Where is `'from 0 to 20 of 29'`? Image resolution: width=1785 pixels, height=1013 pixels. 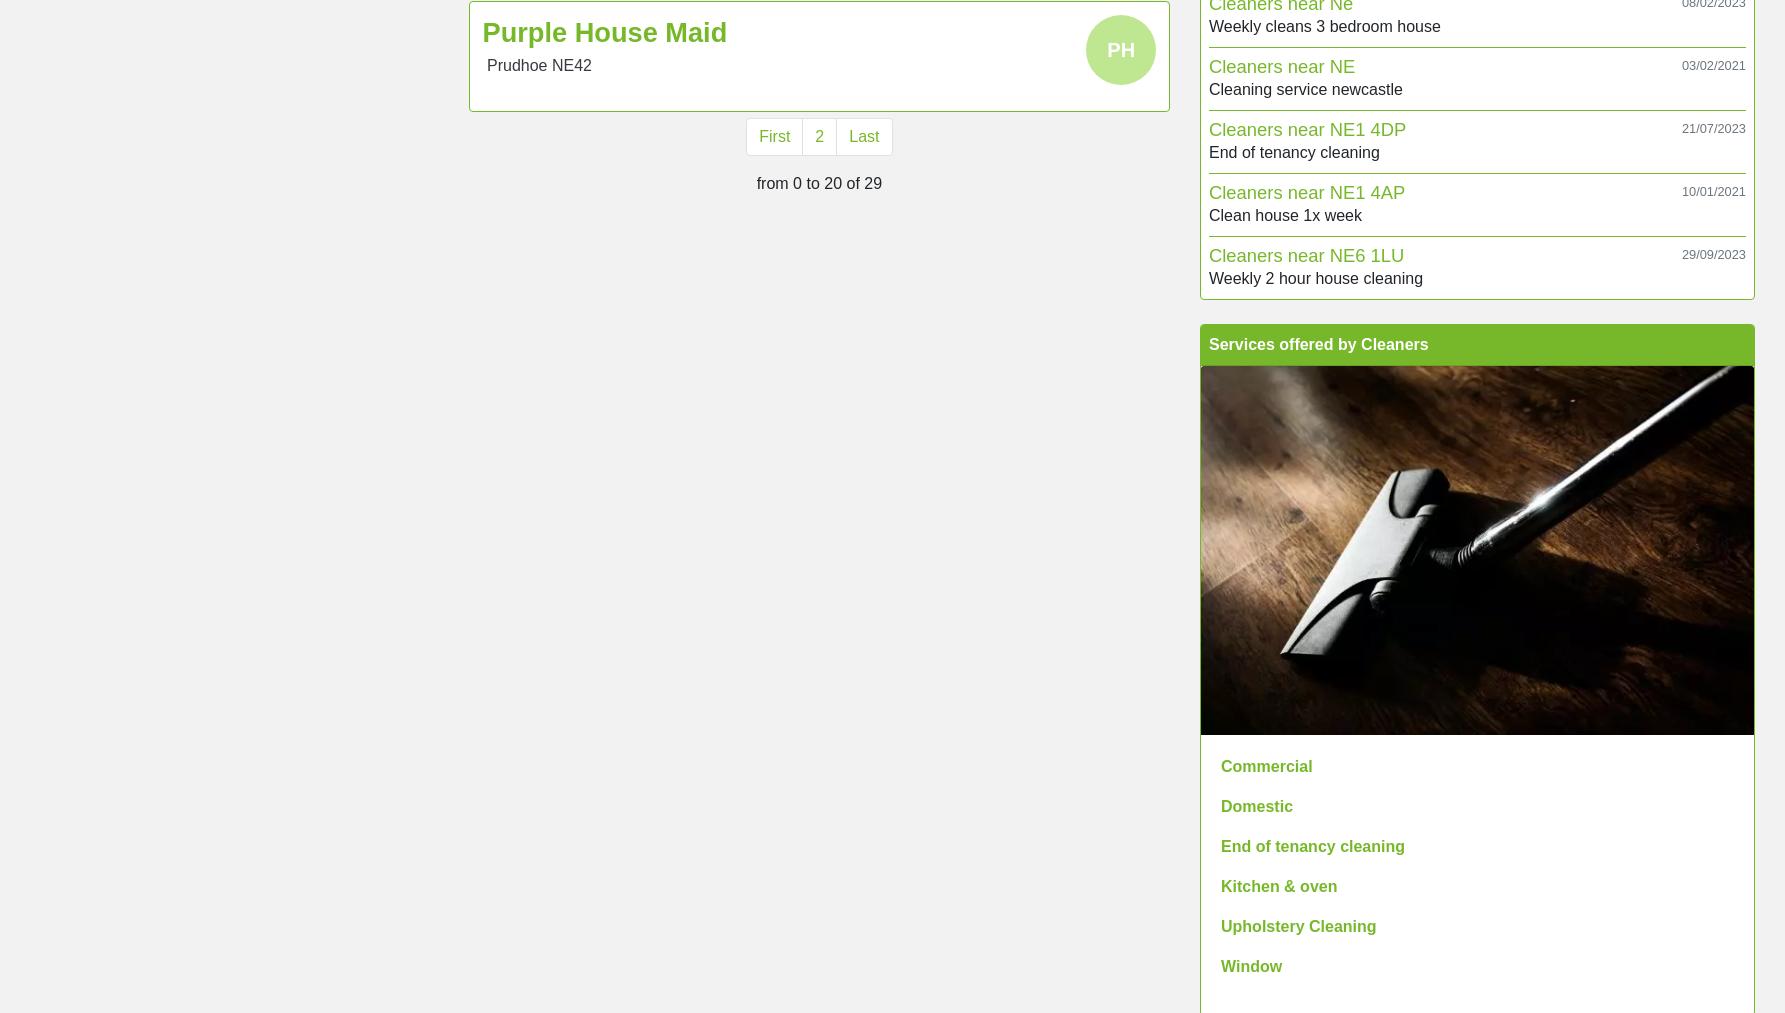 'from 0 to 20 of 29' is located at coordinates (818, 183).